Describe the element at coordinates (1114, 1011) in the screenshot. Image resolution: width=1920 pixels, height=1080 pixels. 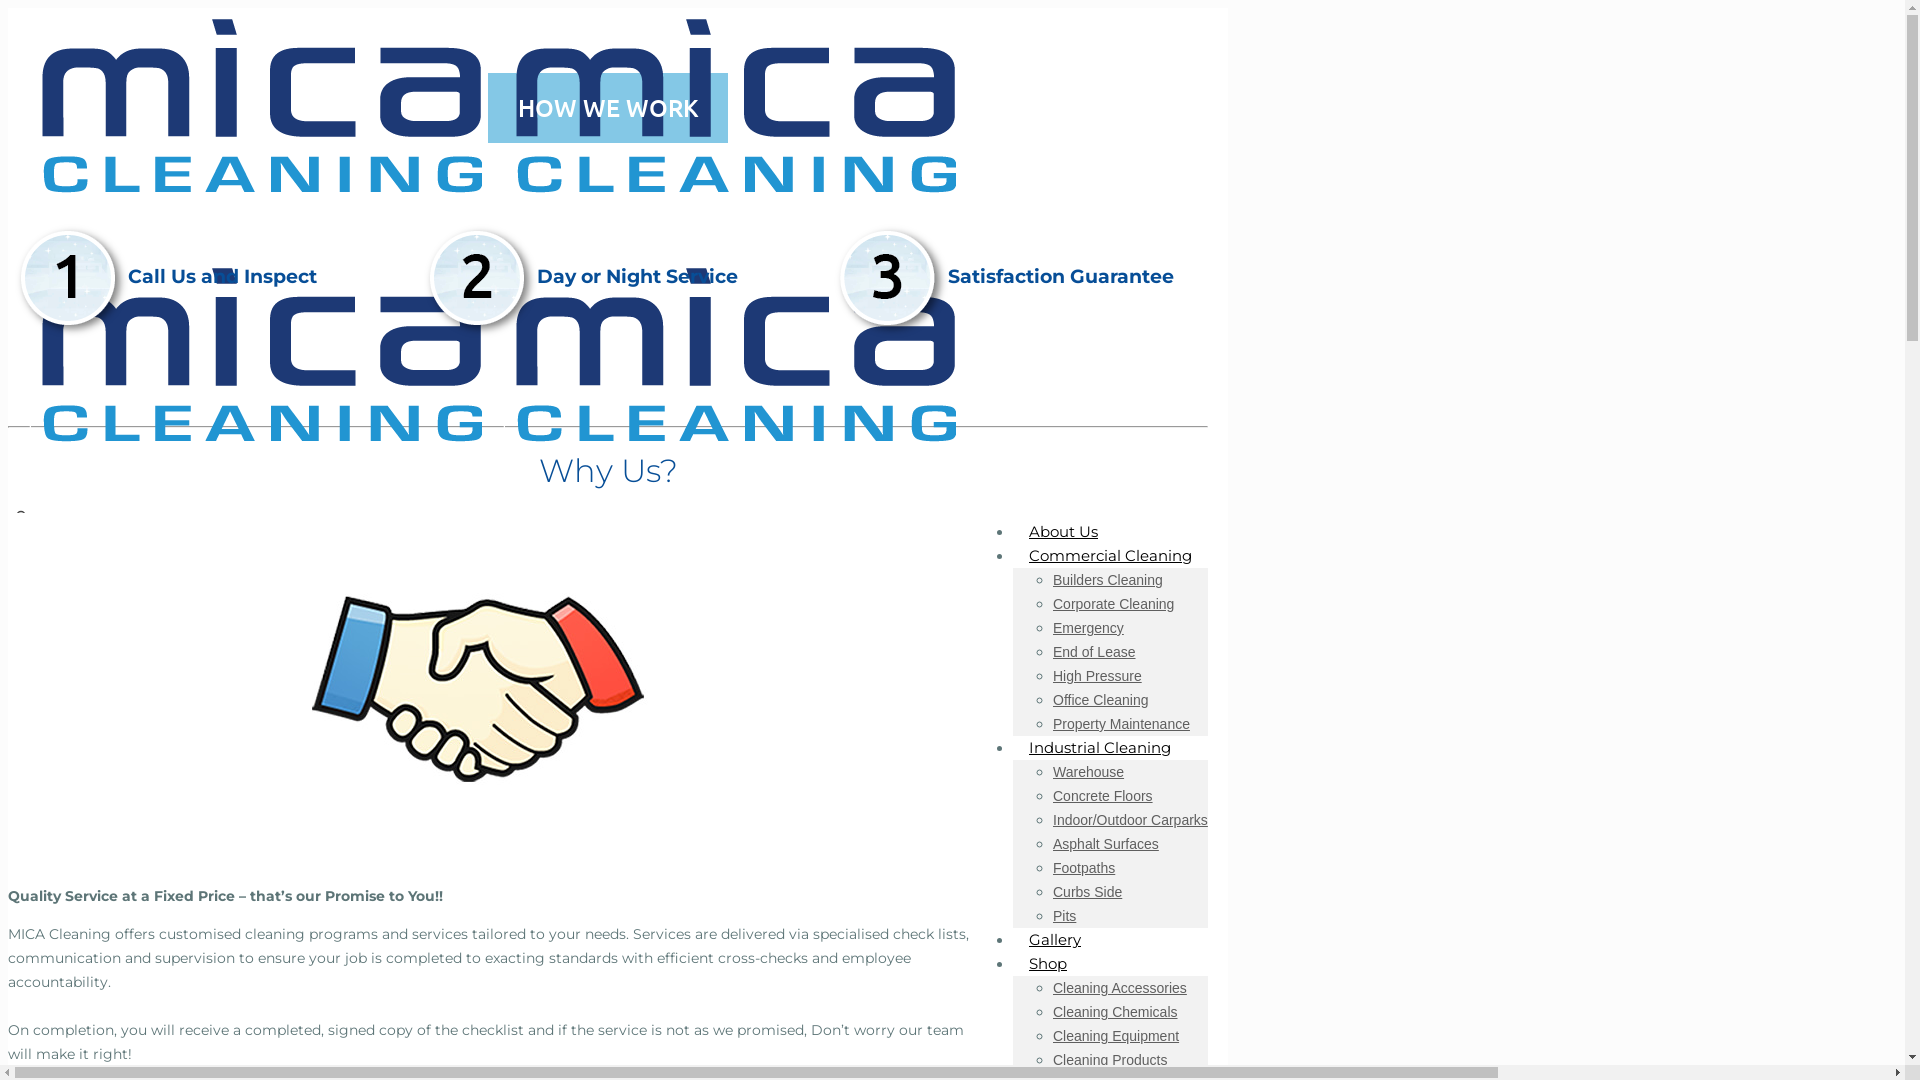
I see `'Cleaning Chemicals'` at that location.